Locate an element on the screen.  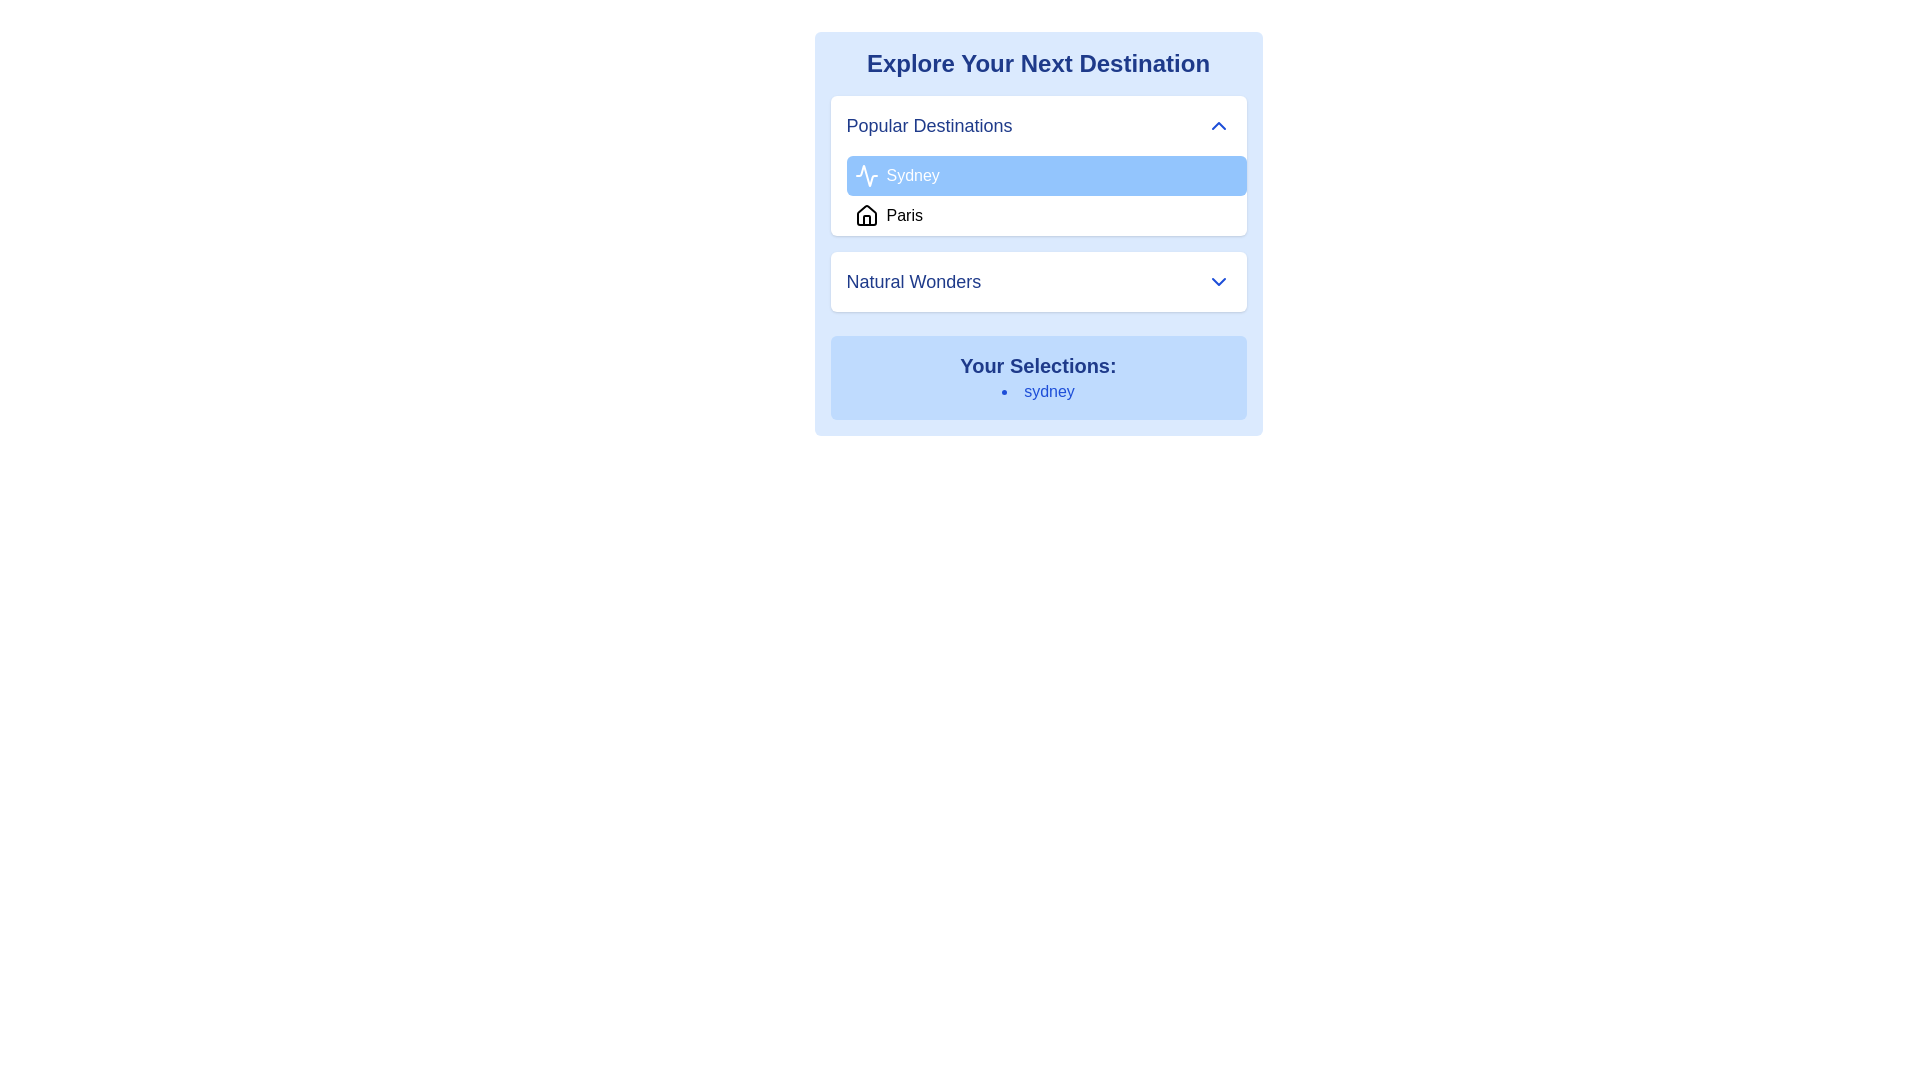
the text heading labeled 'Popular Destinations' which is styled with a medium-sized deep blue font and is part of a collapsible menu header is located at coordinates (928, 126).